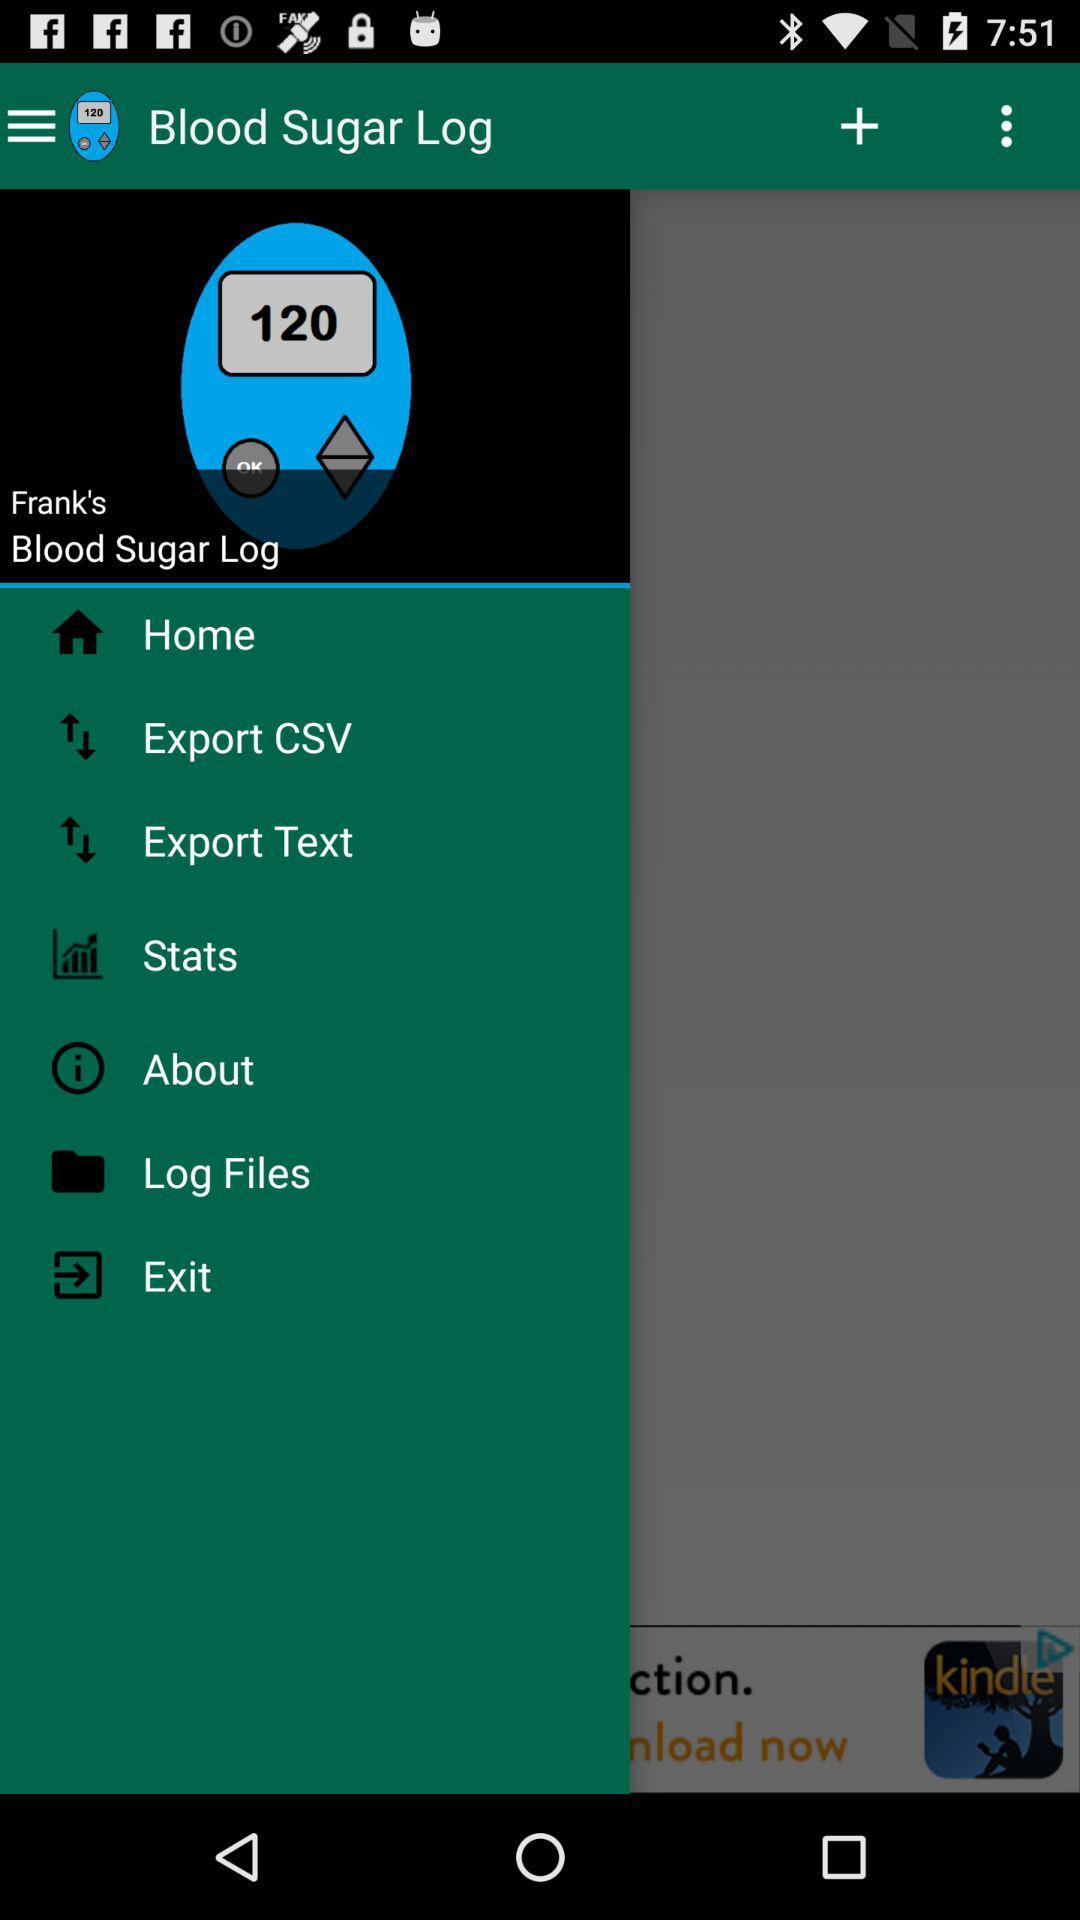 The height and width of the screenshot is (1920, 1080). Describe the element at coordinates (300, 735) in the screenshot. I see `the item above the export text` at that location.